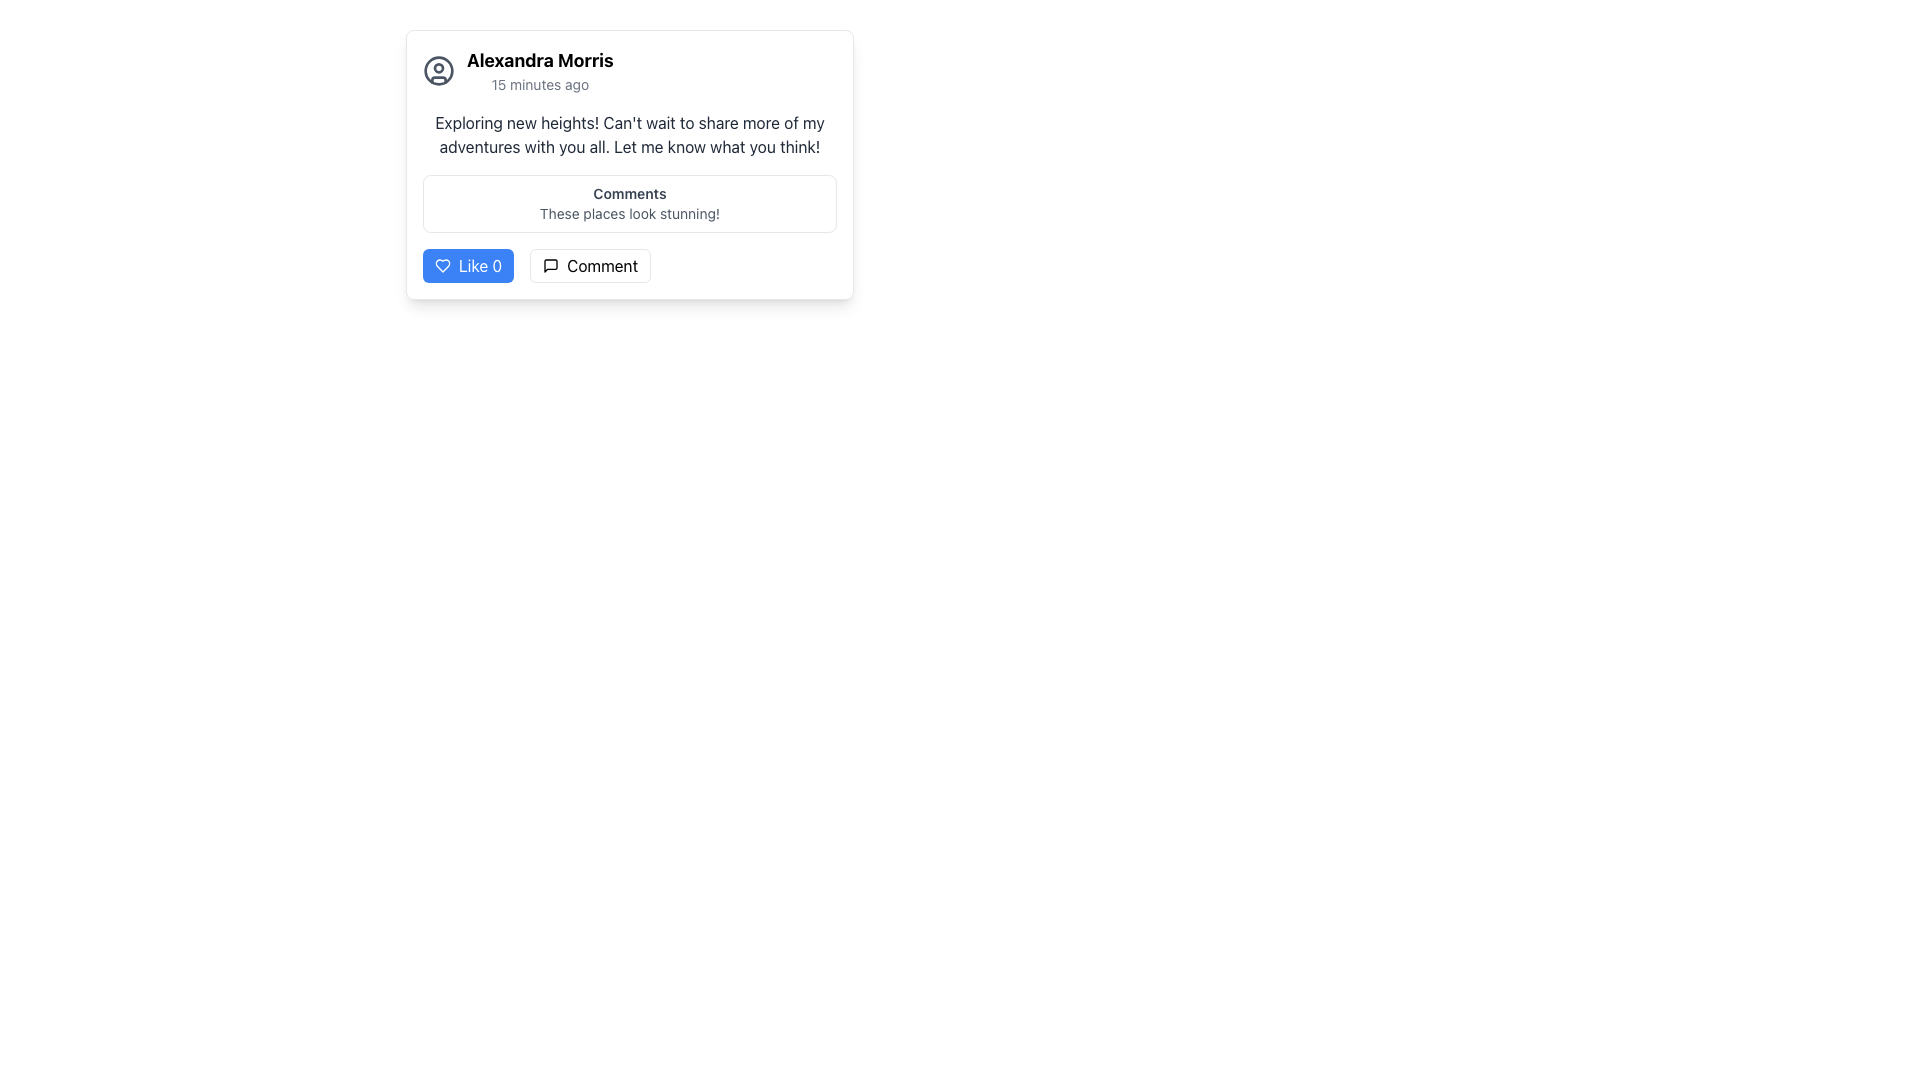  Describe the element at coordinates (441, 265) in the screenshot. I see `the heart-shaped icon representing the 'Like' feature, which is the leftmost element inside the button labeled 'Like 0', to like the post` at that location.